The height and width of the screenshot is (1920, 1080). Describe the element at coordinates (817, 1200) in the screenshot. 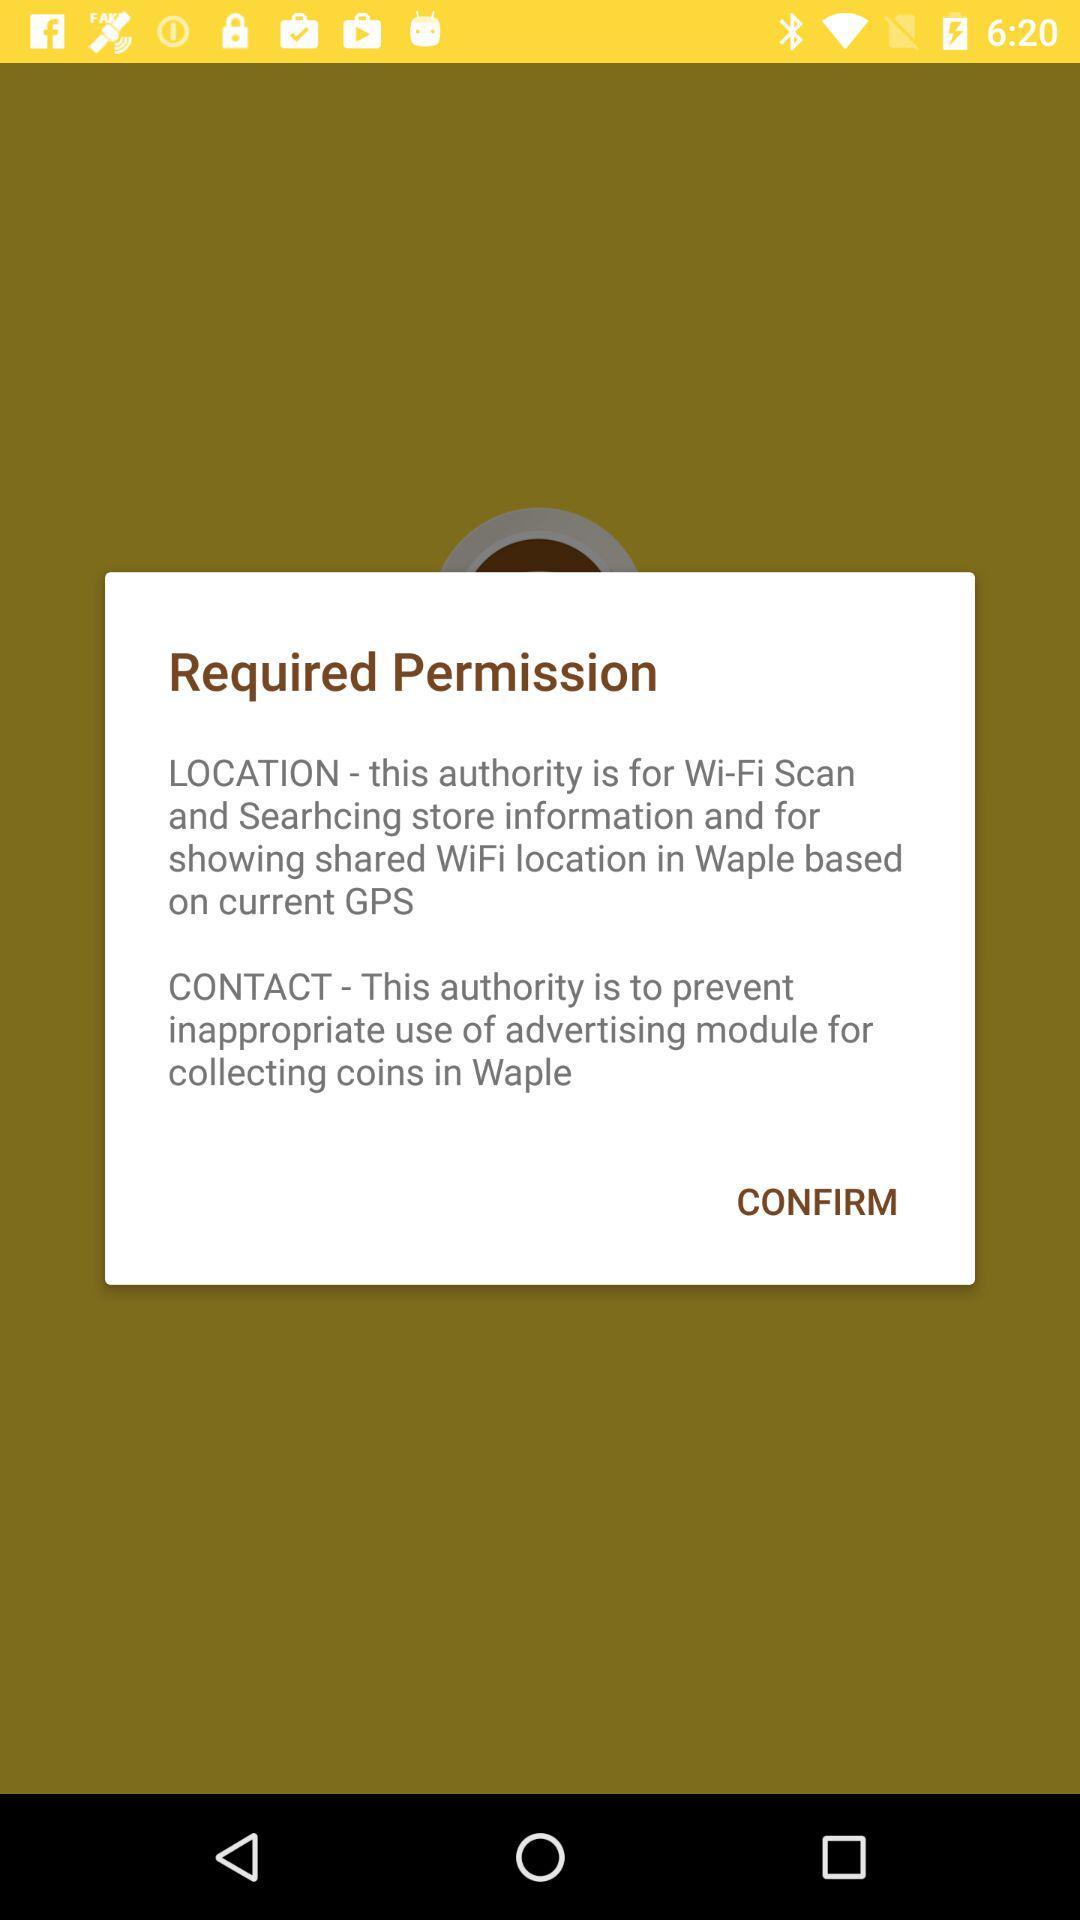

I see `icon on the right` at that location.